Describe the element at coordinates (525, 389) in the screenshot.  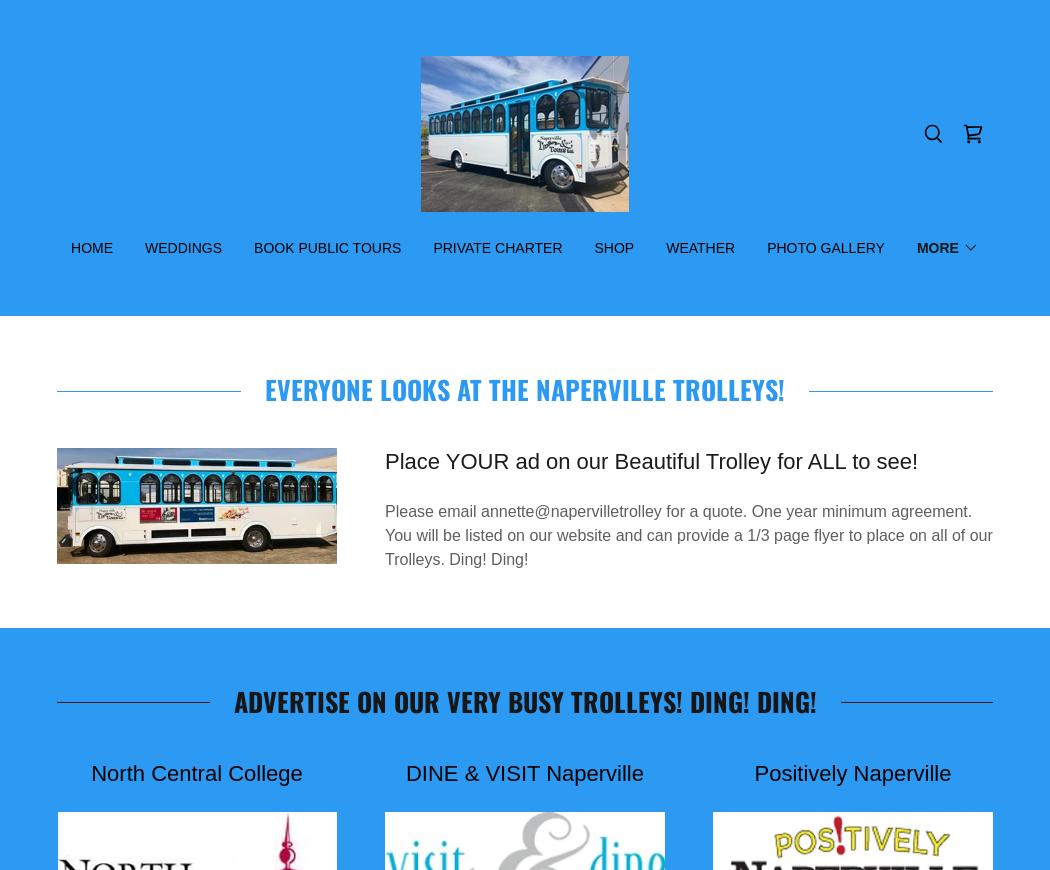
I see `'EVERYONE looks at the Naperville Trolleys!'` at that location.